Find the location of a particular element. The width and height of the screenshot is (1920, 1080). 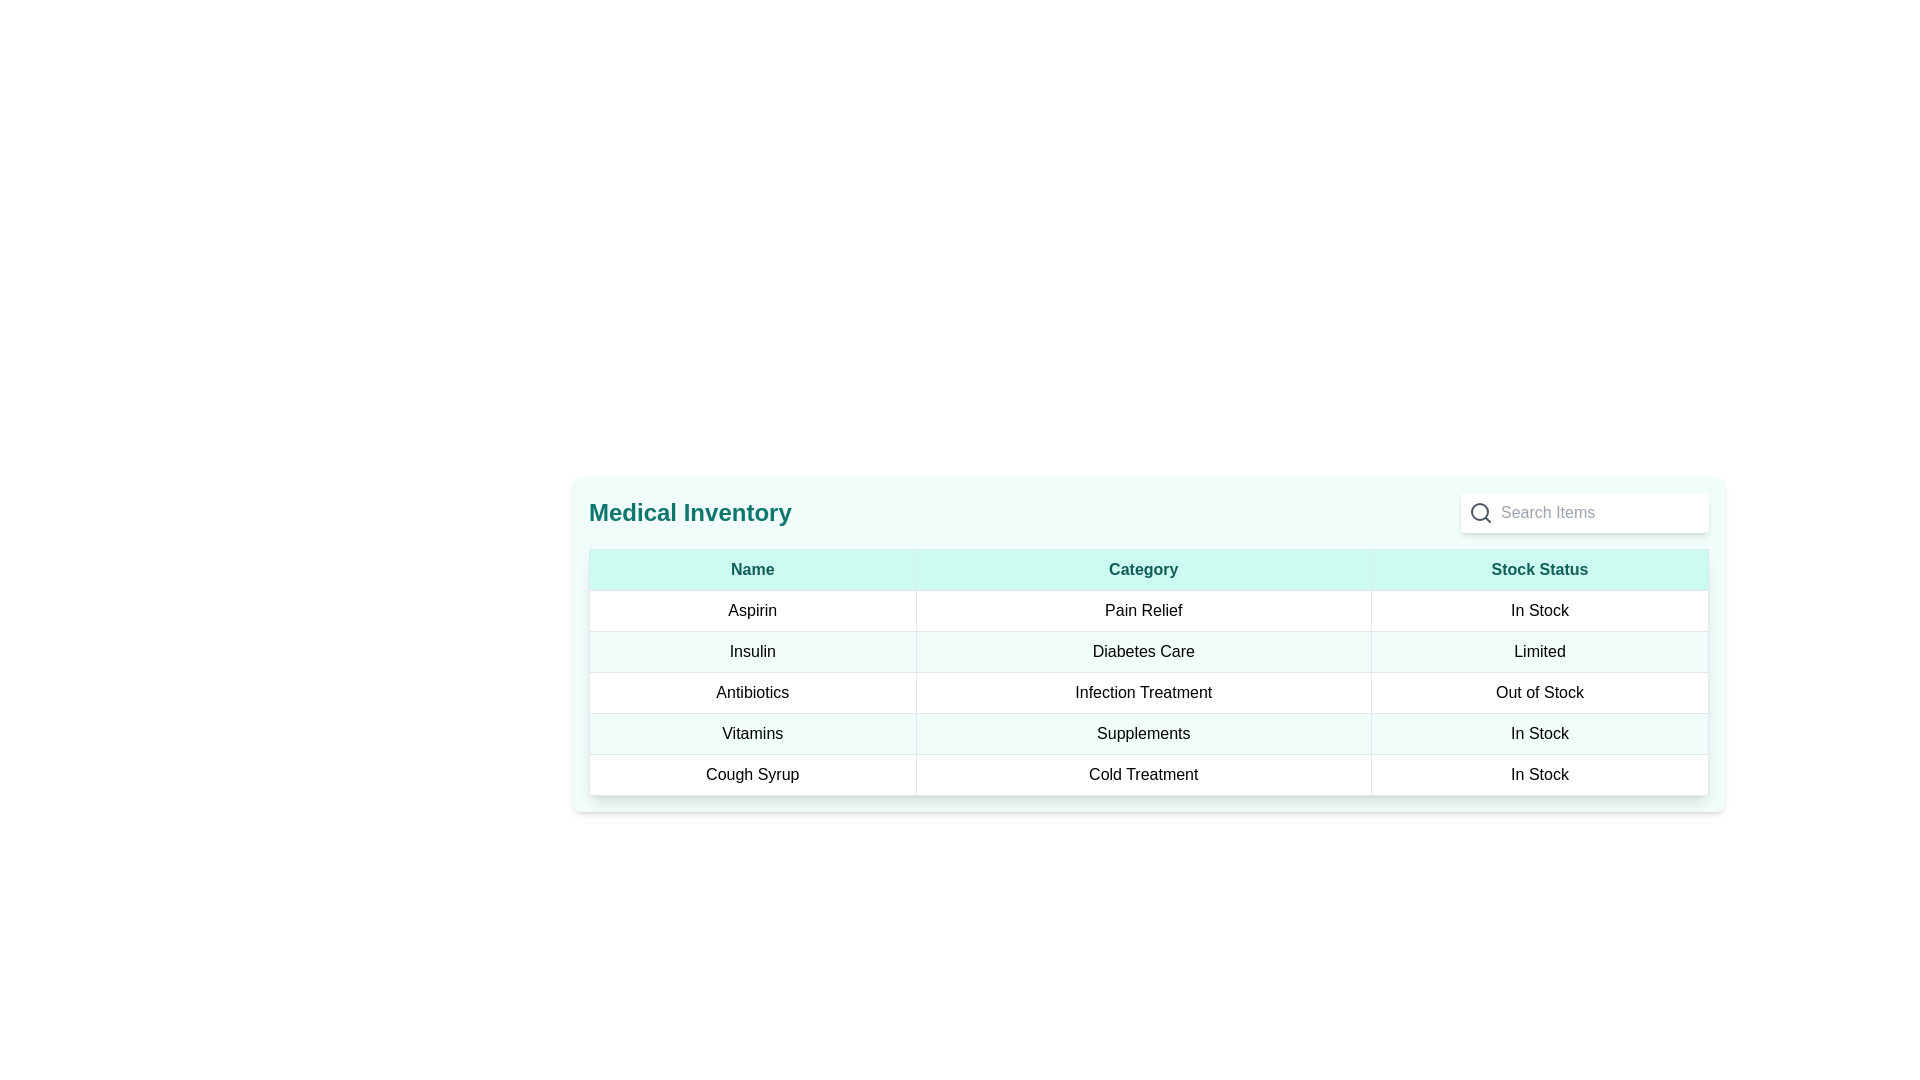

the 'Infection Treatment' text label in the 'Category' column of the 'Medical Inventory' table, which is centrally positioned between the 'Antibiotics' and 'Out of Stock' cells is located at coordinates (1143, 692).